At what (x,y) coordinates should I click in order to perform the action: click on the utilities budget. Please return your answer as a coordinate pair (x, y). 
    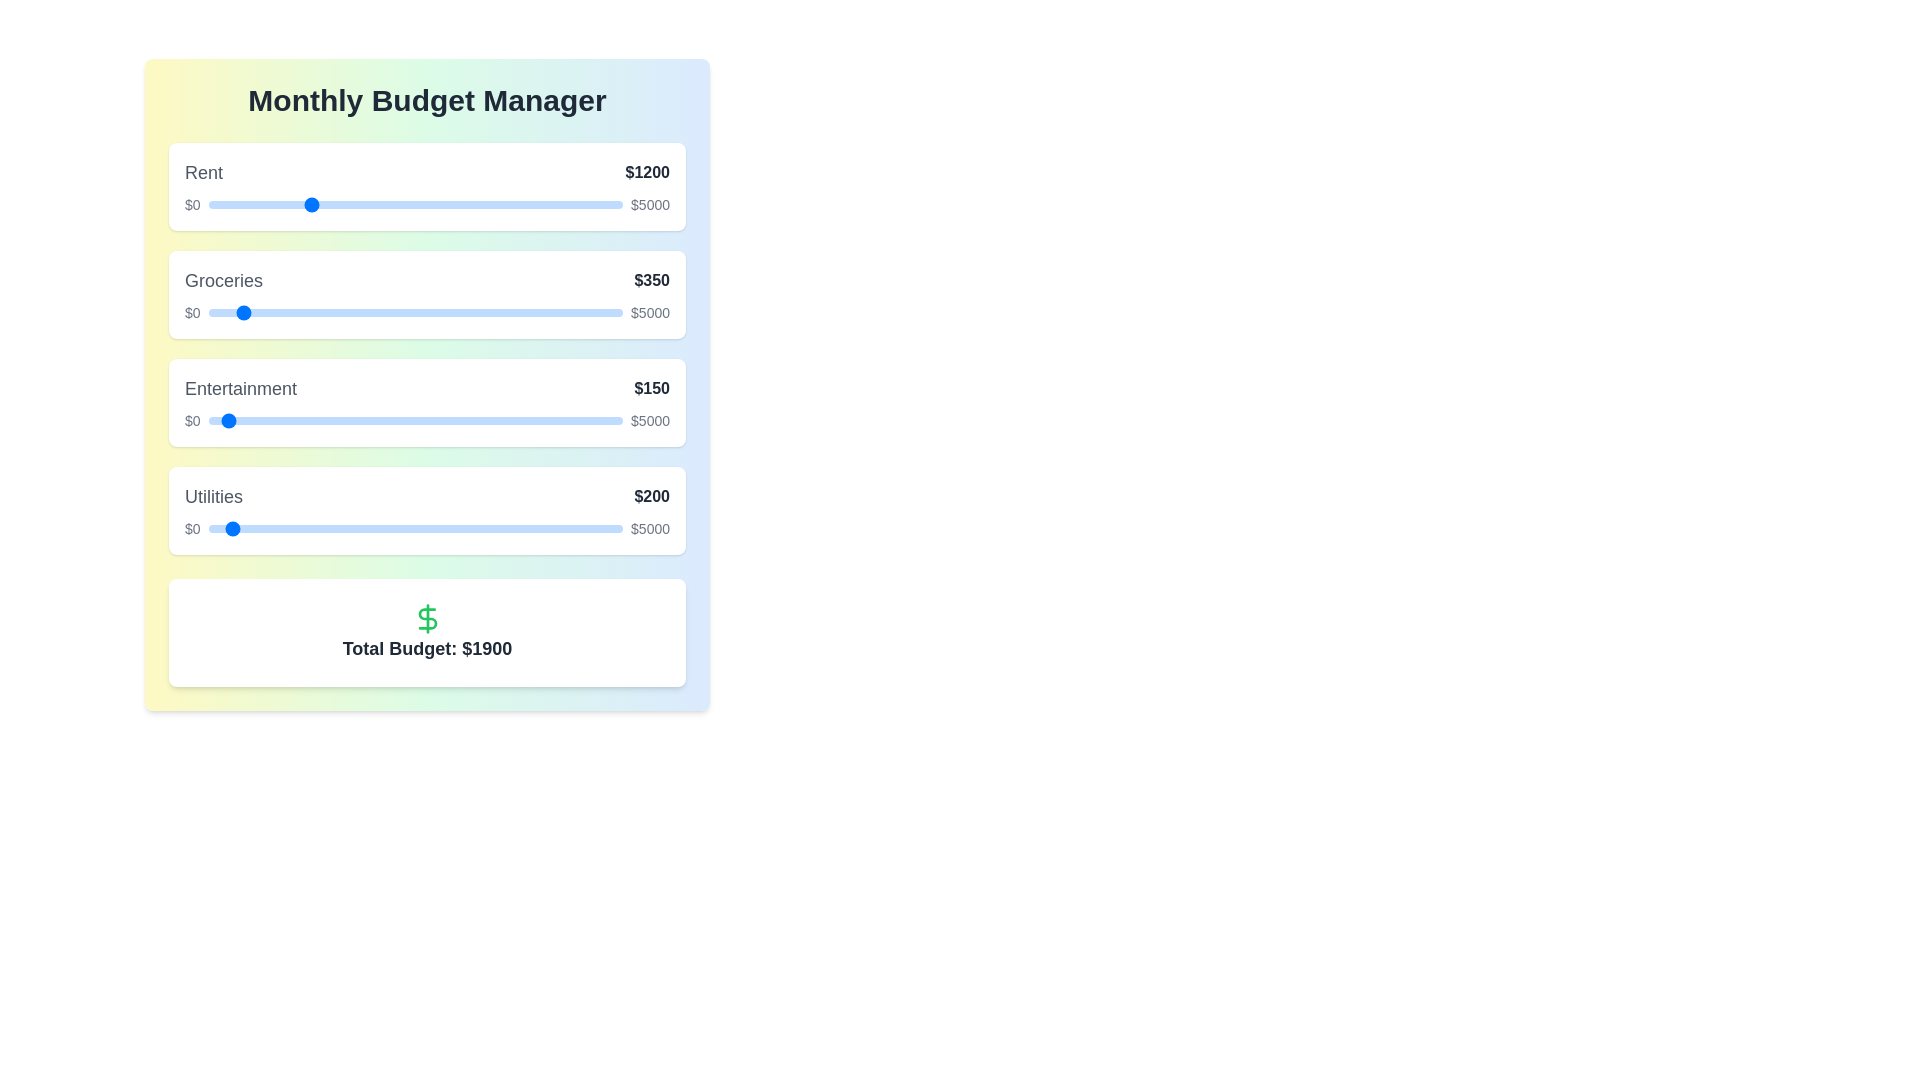
    Looking at the image, I should click on (260, 527).